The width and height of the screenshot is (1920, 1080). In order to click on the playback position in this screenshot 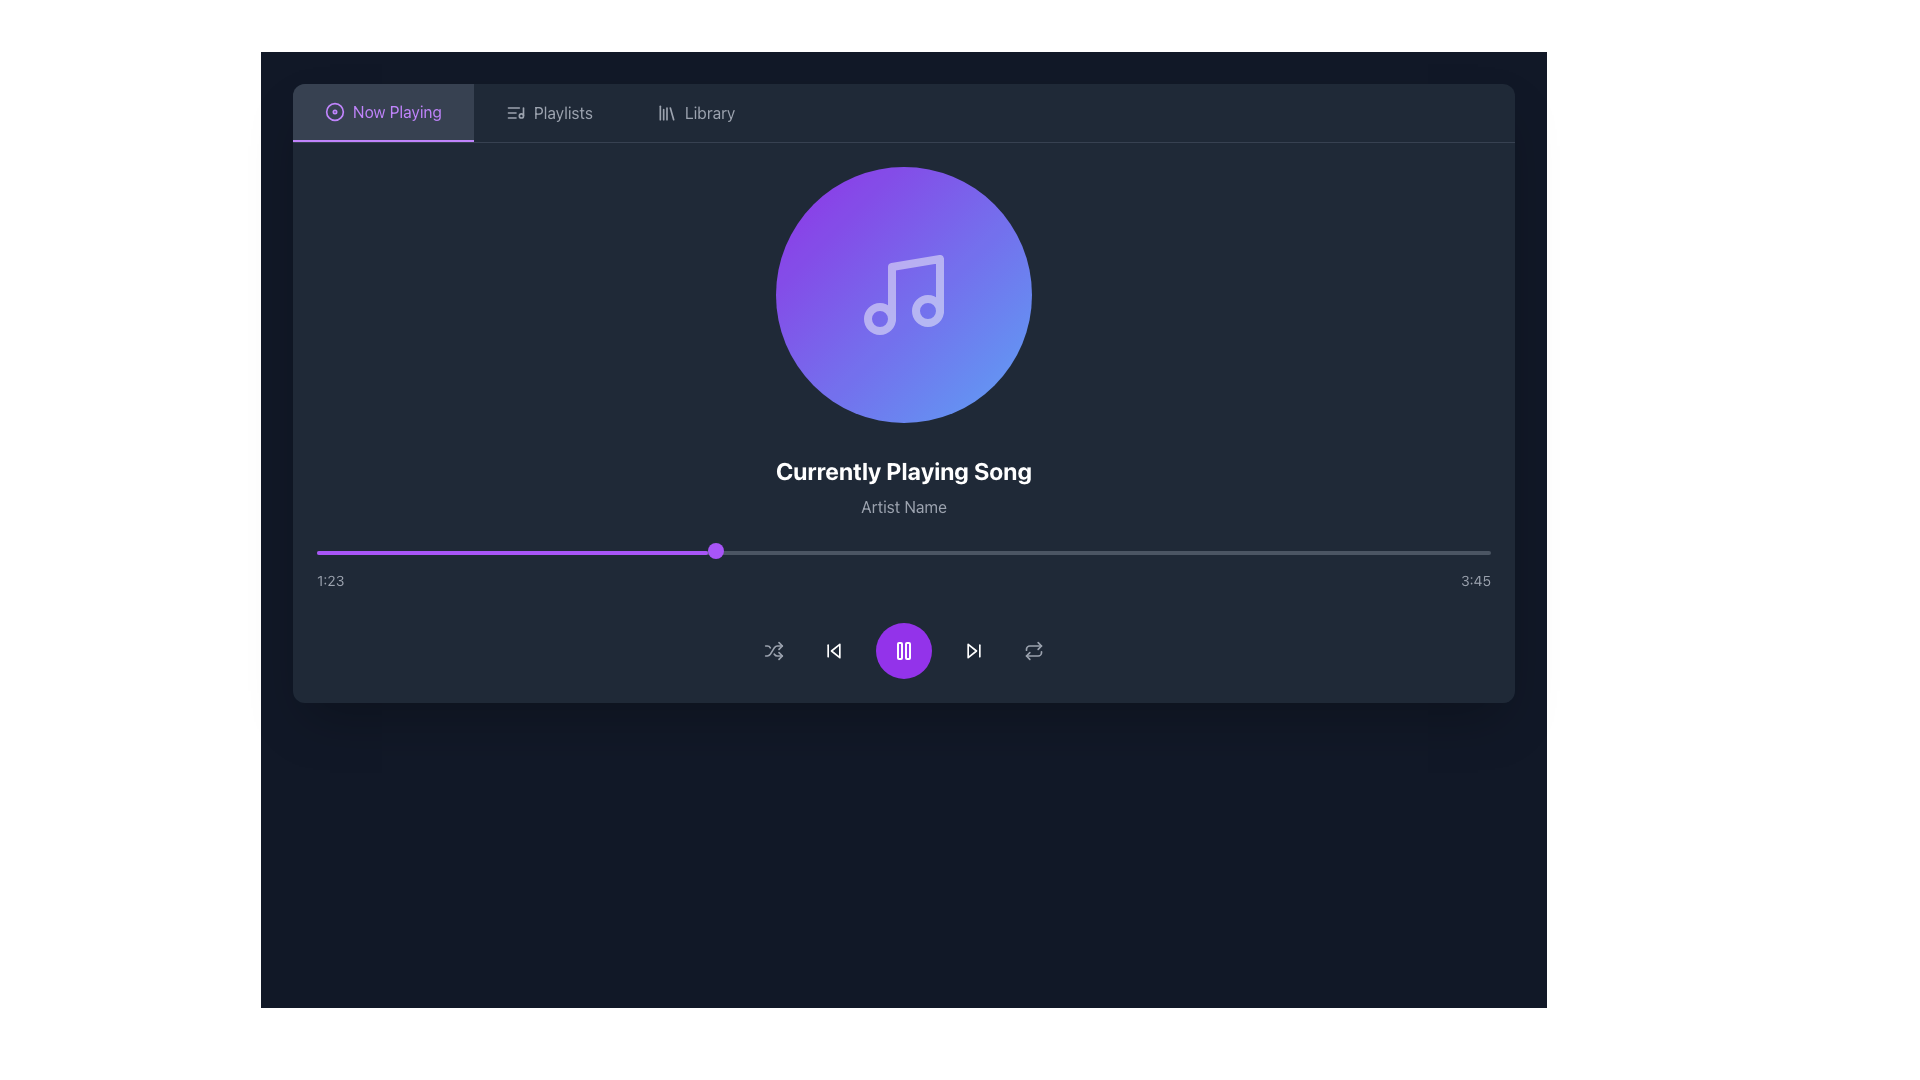, I will do `click(1067, 552)`.